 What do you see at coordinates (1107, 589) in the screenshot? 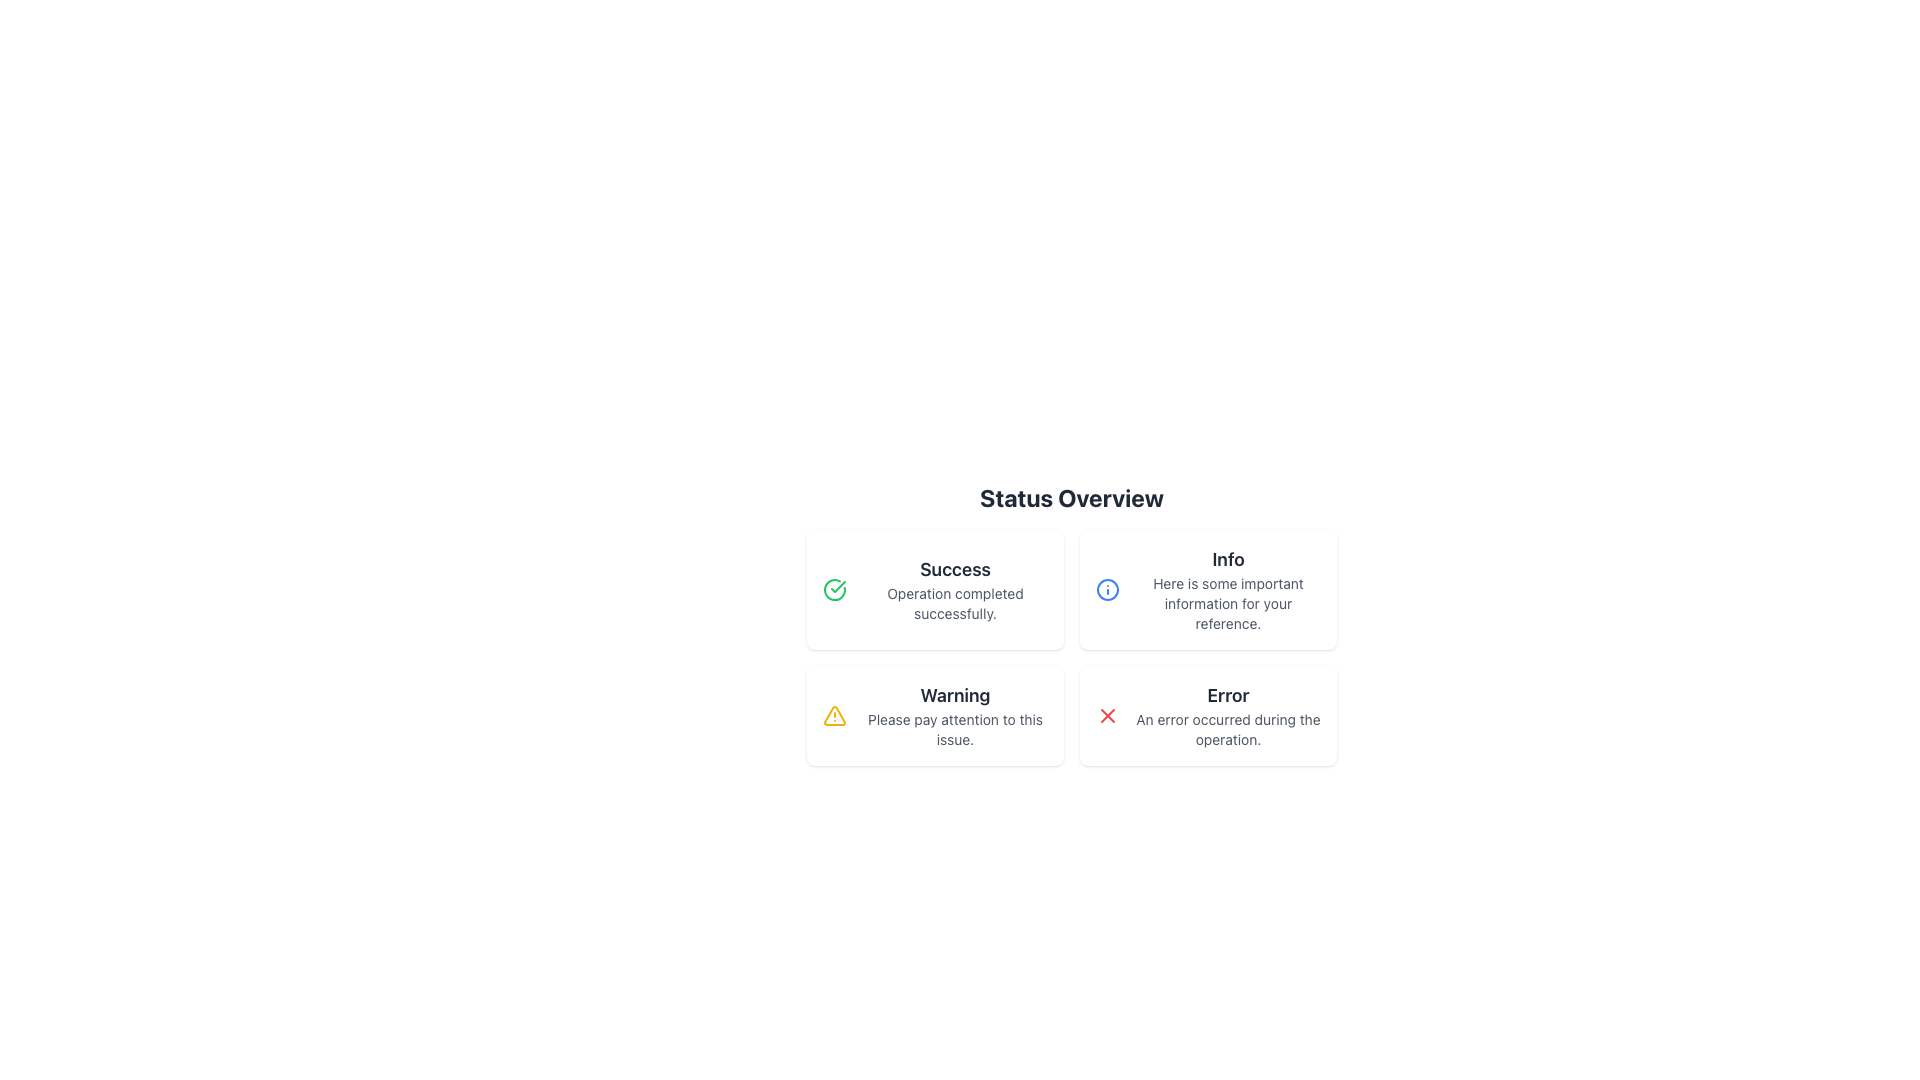
I see `the informational icon located inside the 'Info' card, which is the second card from the left in the top row of the four status message cards under the 'Status Overview' heading` at bounding box center [1107, 589].